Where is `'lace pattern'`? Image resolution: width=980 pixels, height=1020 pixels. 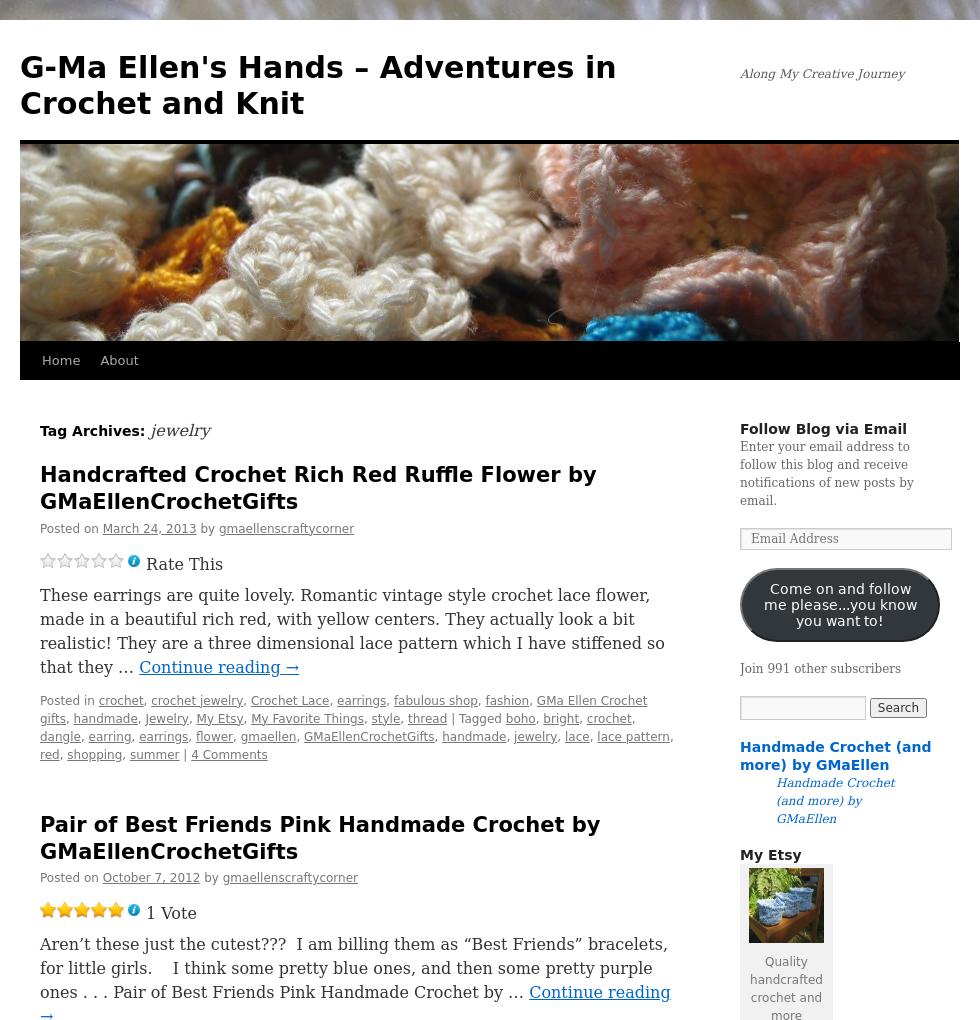 'lace pattern' is located at coordinates (632, 736).